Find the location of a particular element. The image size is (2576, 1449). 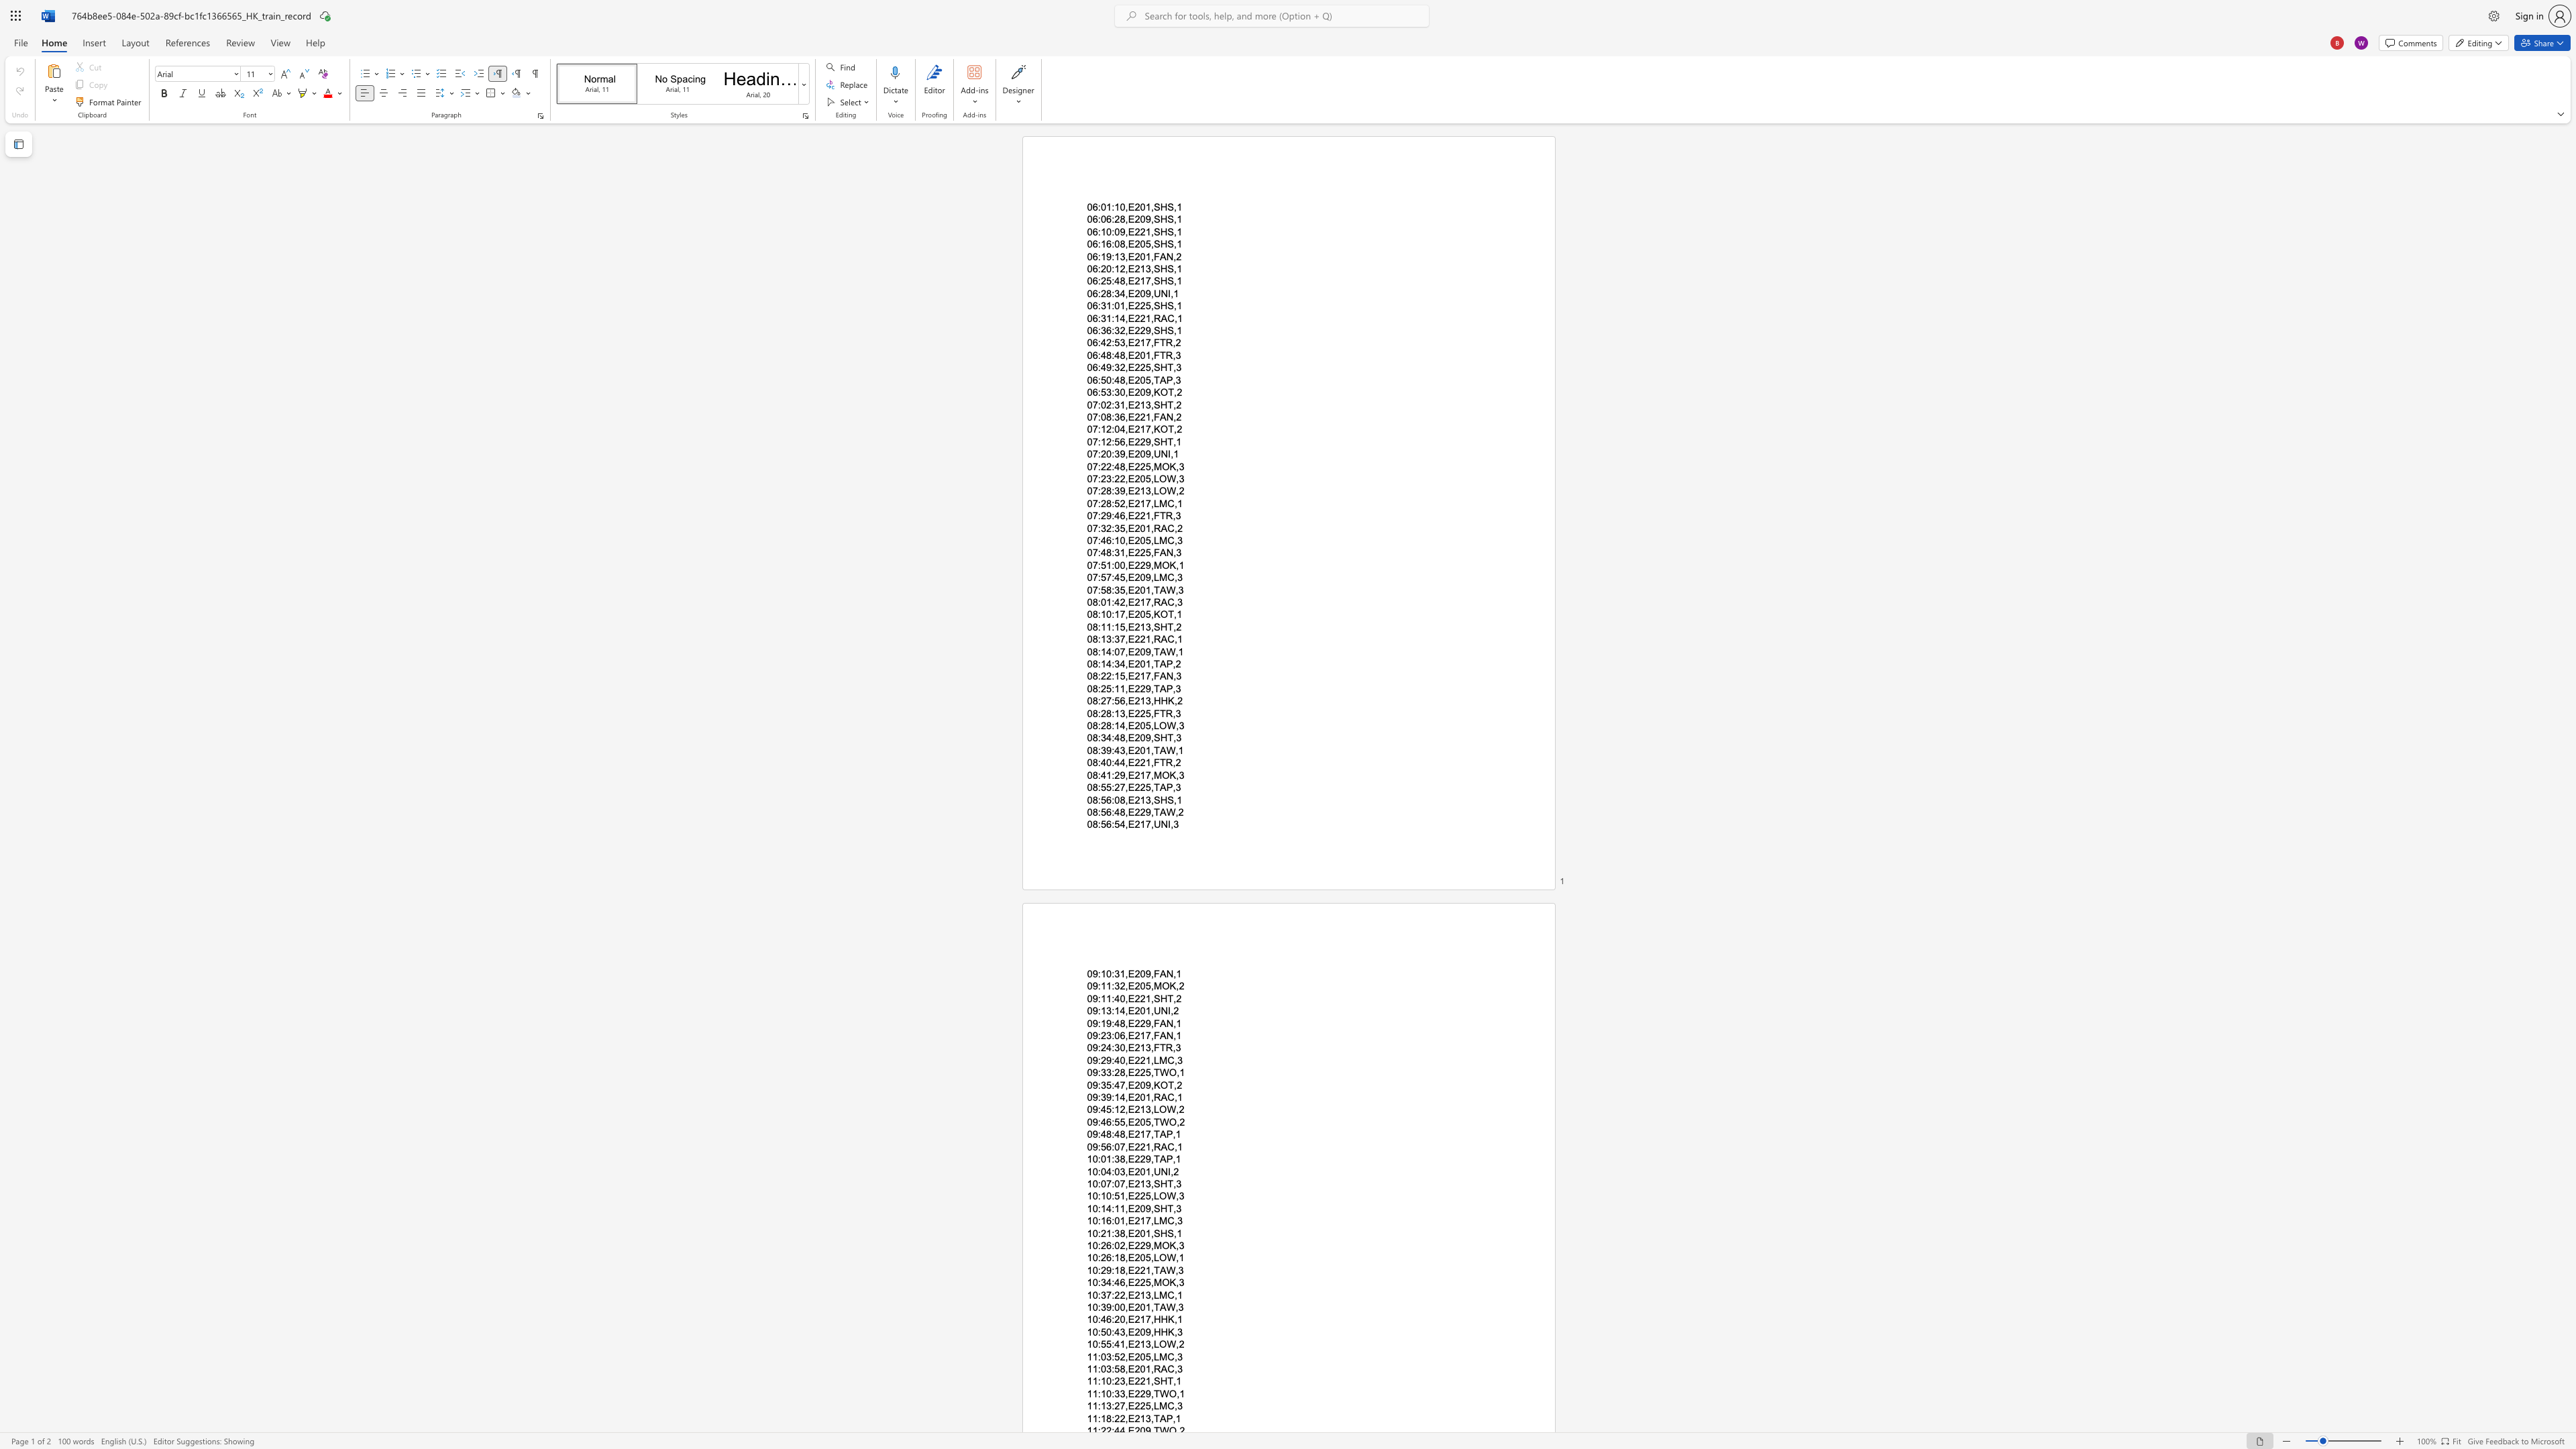

the space between the continuous character "," and "F" in the text is located at coordinates (1153, 763).